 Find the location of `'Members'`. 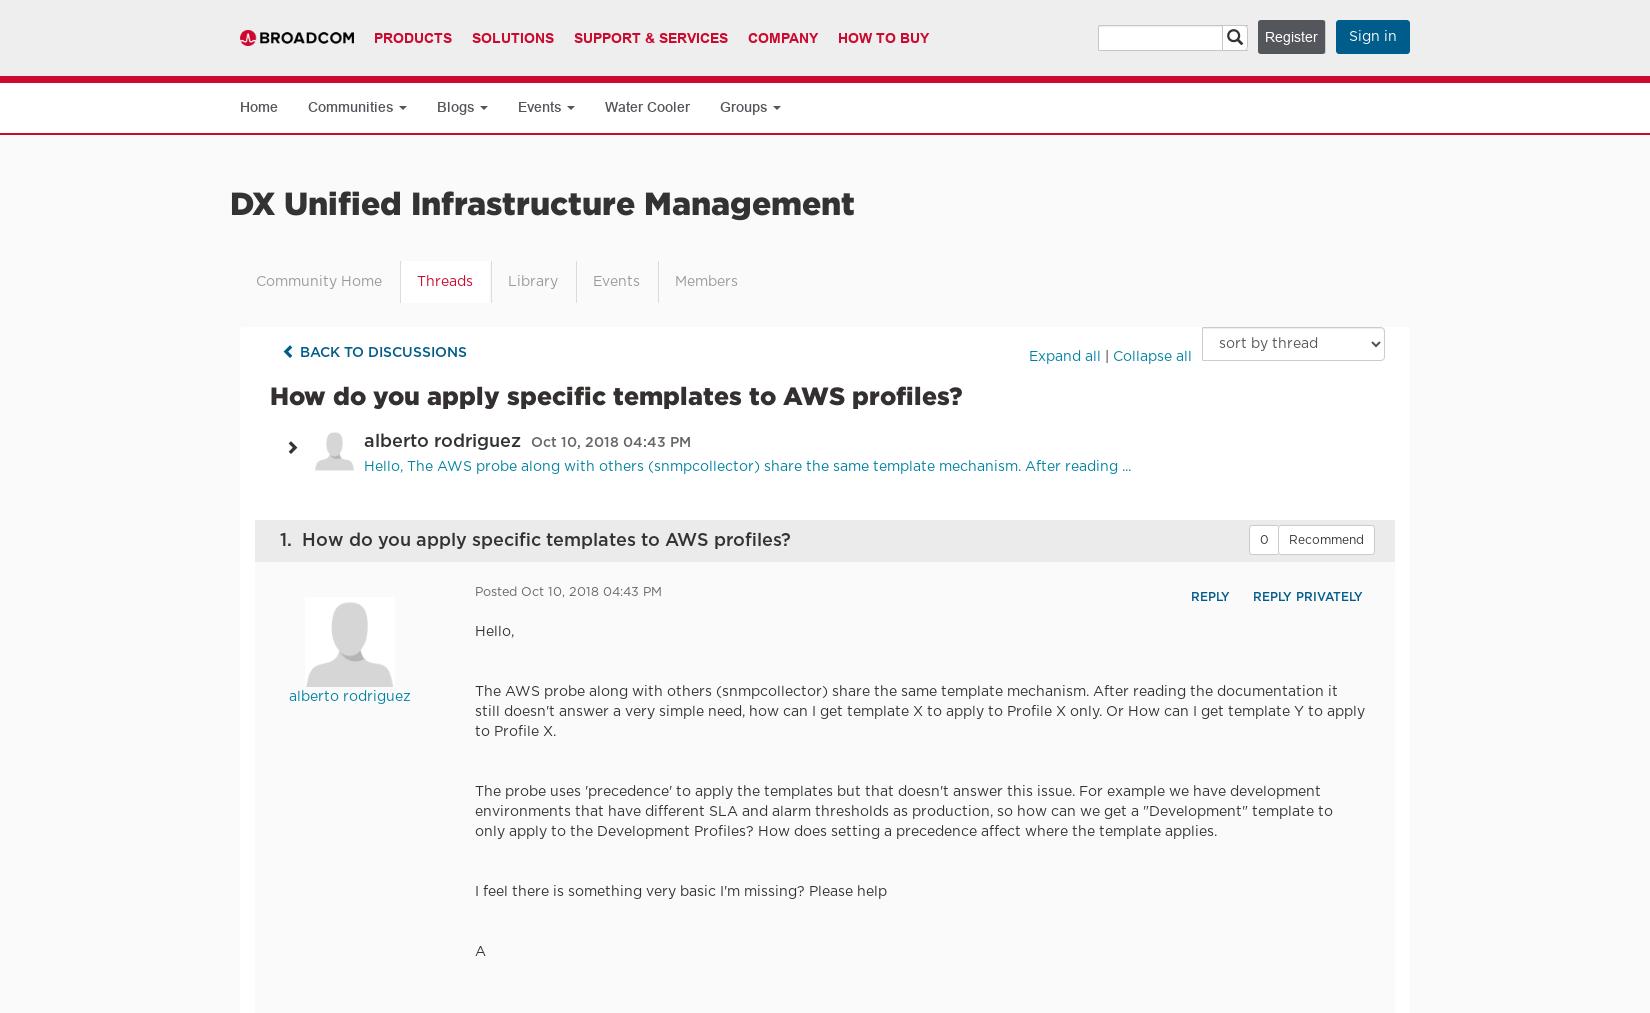

'Members' is located at coordinates (705, 281).